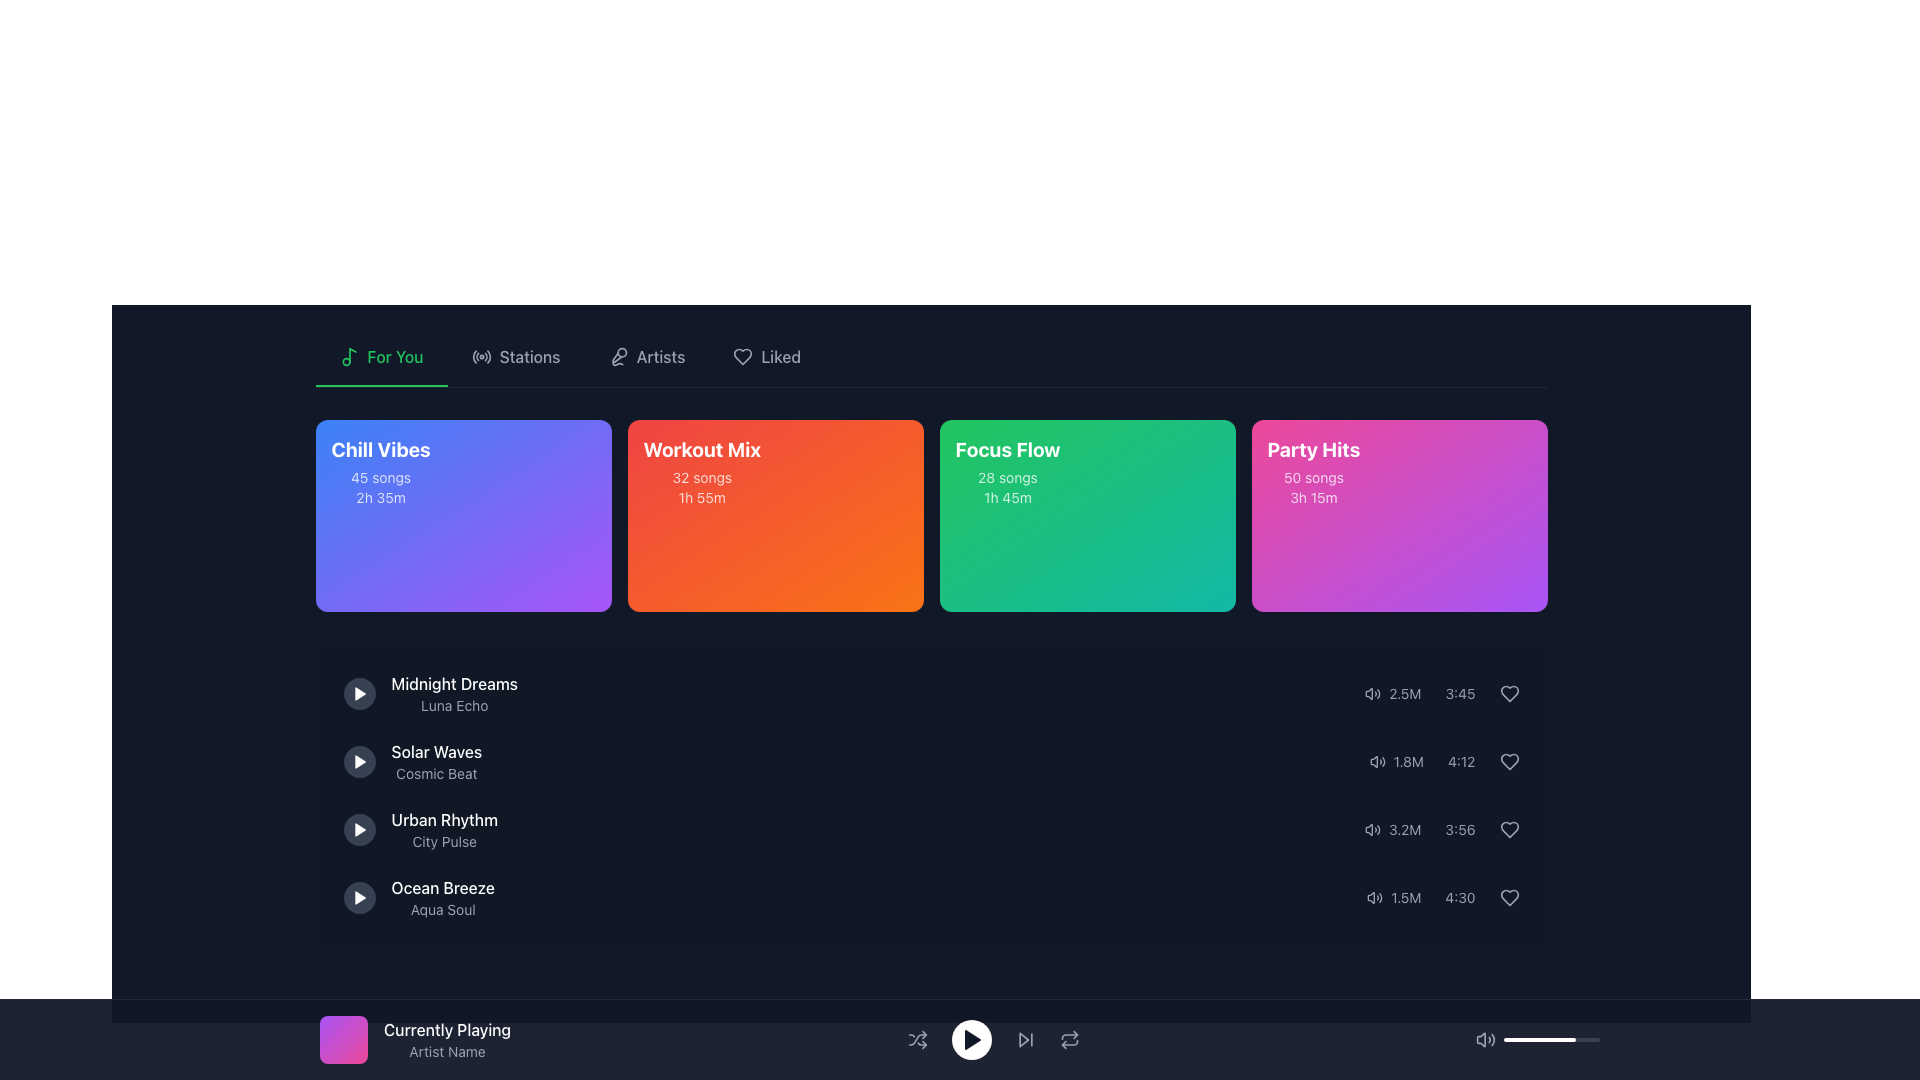 This screenshot has width=1920, height=1080. I want to click on the informational text displaying the play count and duration for the song 'Midnight Dreams - Luna Echo', located at the bottom-right of its card, so click(1442, 693).